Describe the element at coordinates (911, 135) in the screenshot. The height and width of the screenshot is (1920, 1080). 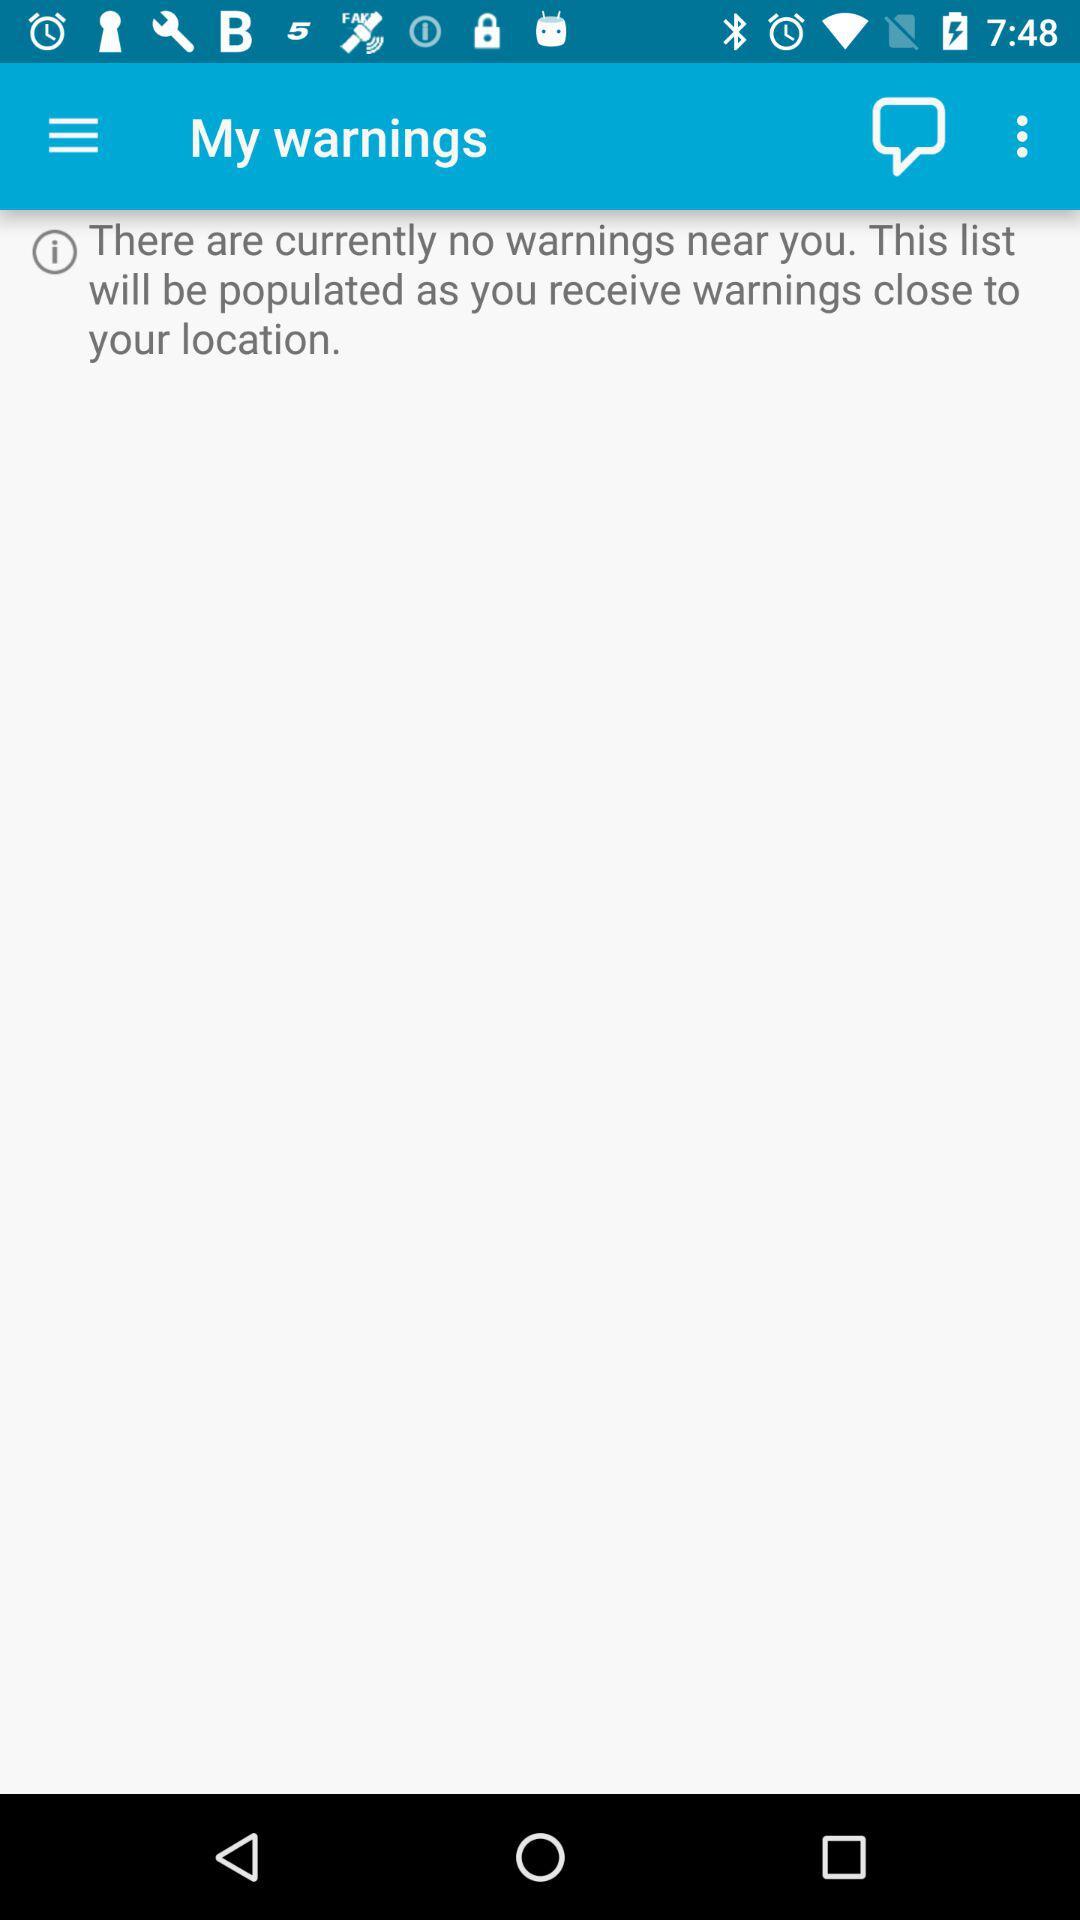
I see `icon to the right of my warnings` at that location.